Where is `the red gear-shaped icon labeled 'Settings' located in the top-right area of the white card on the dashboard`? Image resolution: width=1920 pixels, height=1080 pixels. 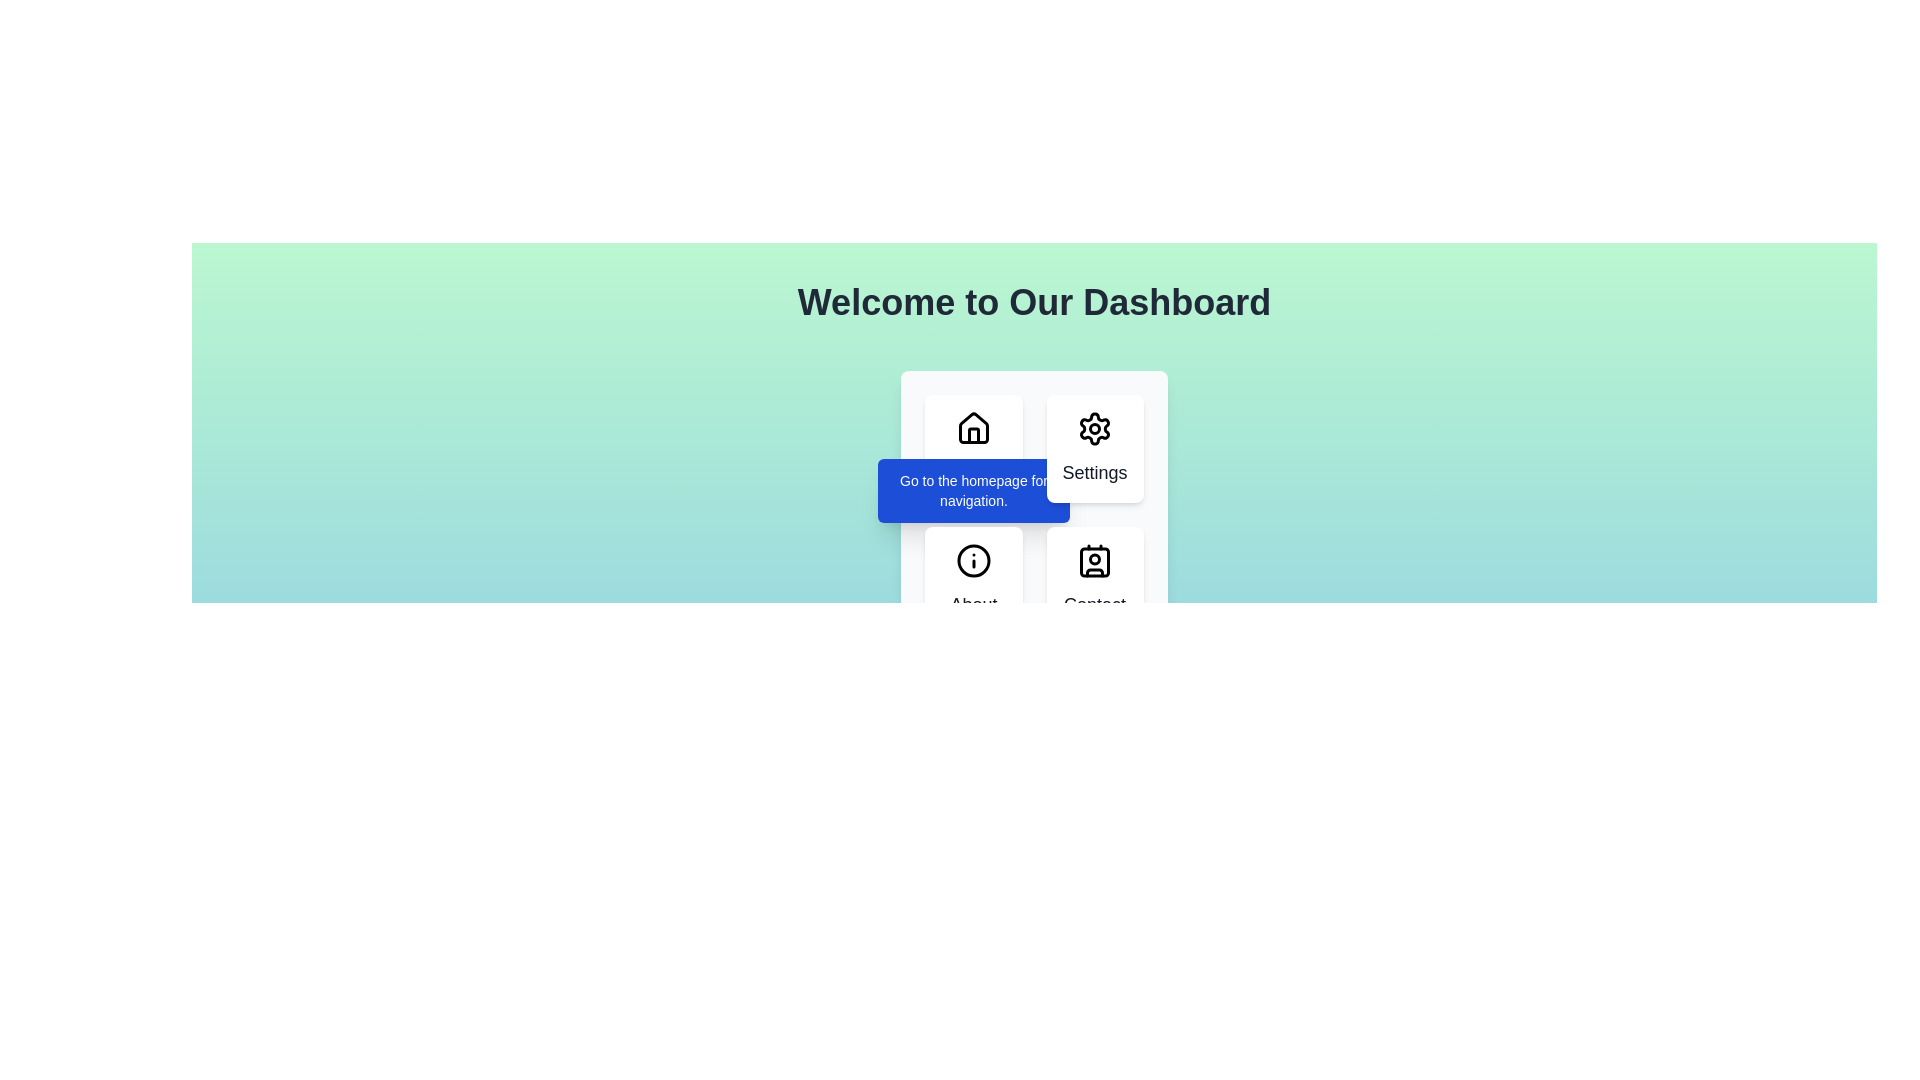
the red gear-shaped icon labeled 'Settings' located in the top-right area of the white card on the dashboard is located at coordinates (1093, 427).